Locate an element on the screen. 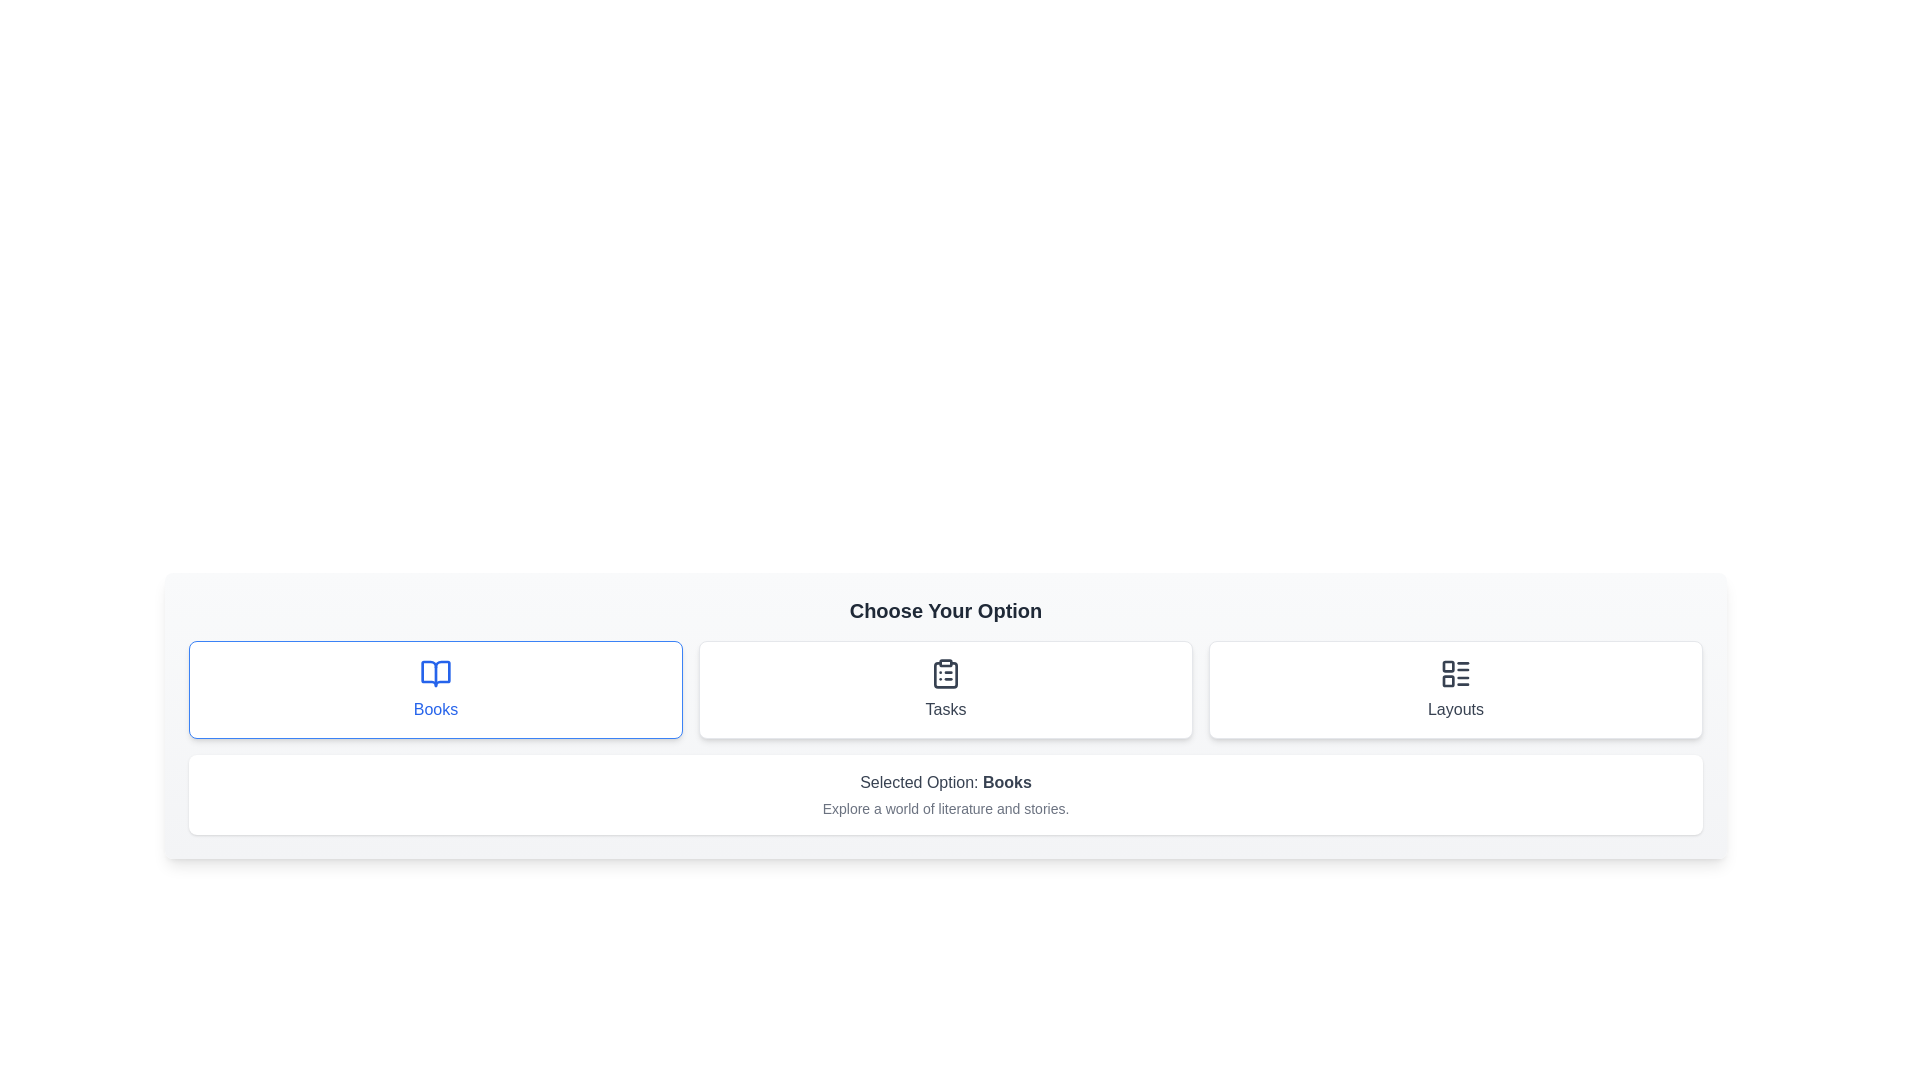 The height and width of the screenshot is (1080, 1920). the clipboard icon located in the 'Tasks' option card is located at coordinates (944, 674).